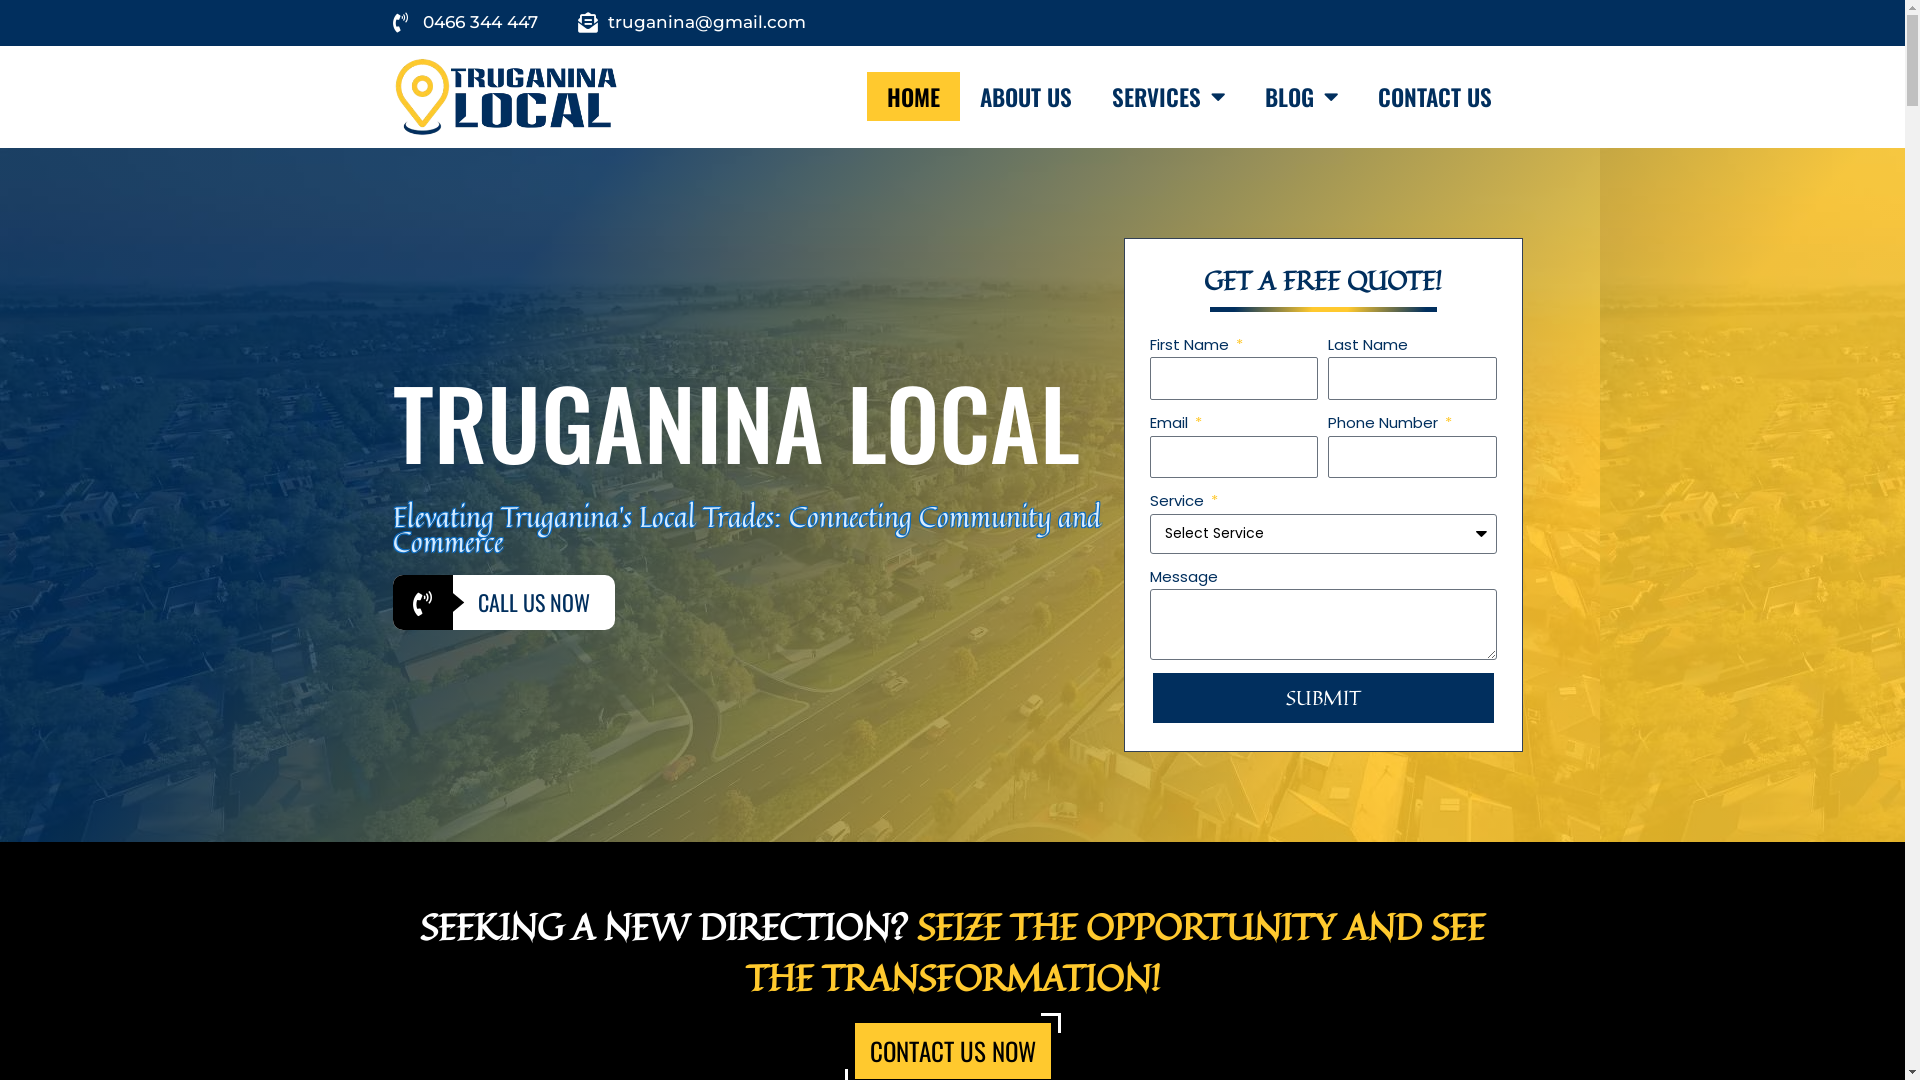 Image resolution: width=1920 pixels, height=1080 pixels. What do you see at coordinates (1168, 96) in the screenshot?
I see `'SERVICES'` at bounding box center [1168, 96].